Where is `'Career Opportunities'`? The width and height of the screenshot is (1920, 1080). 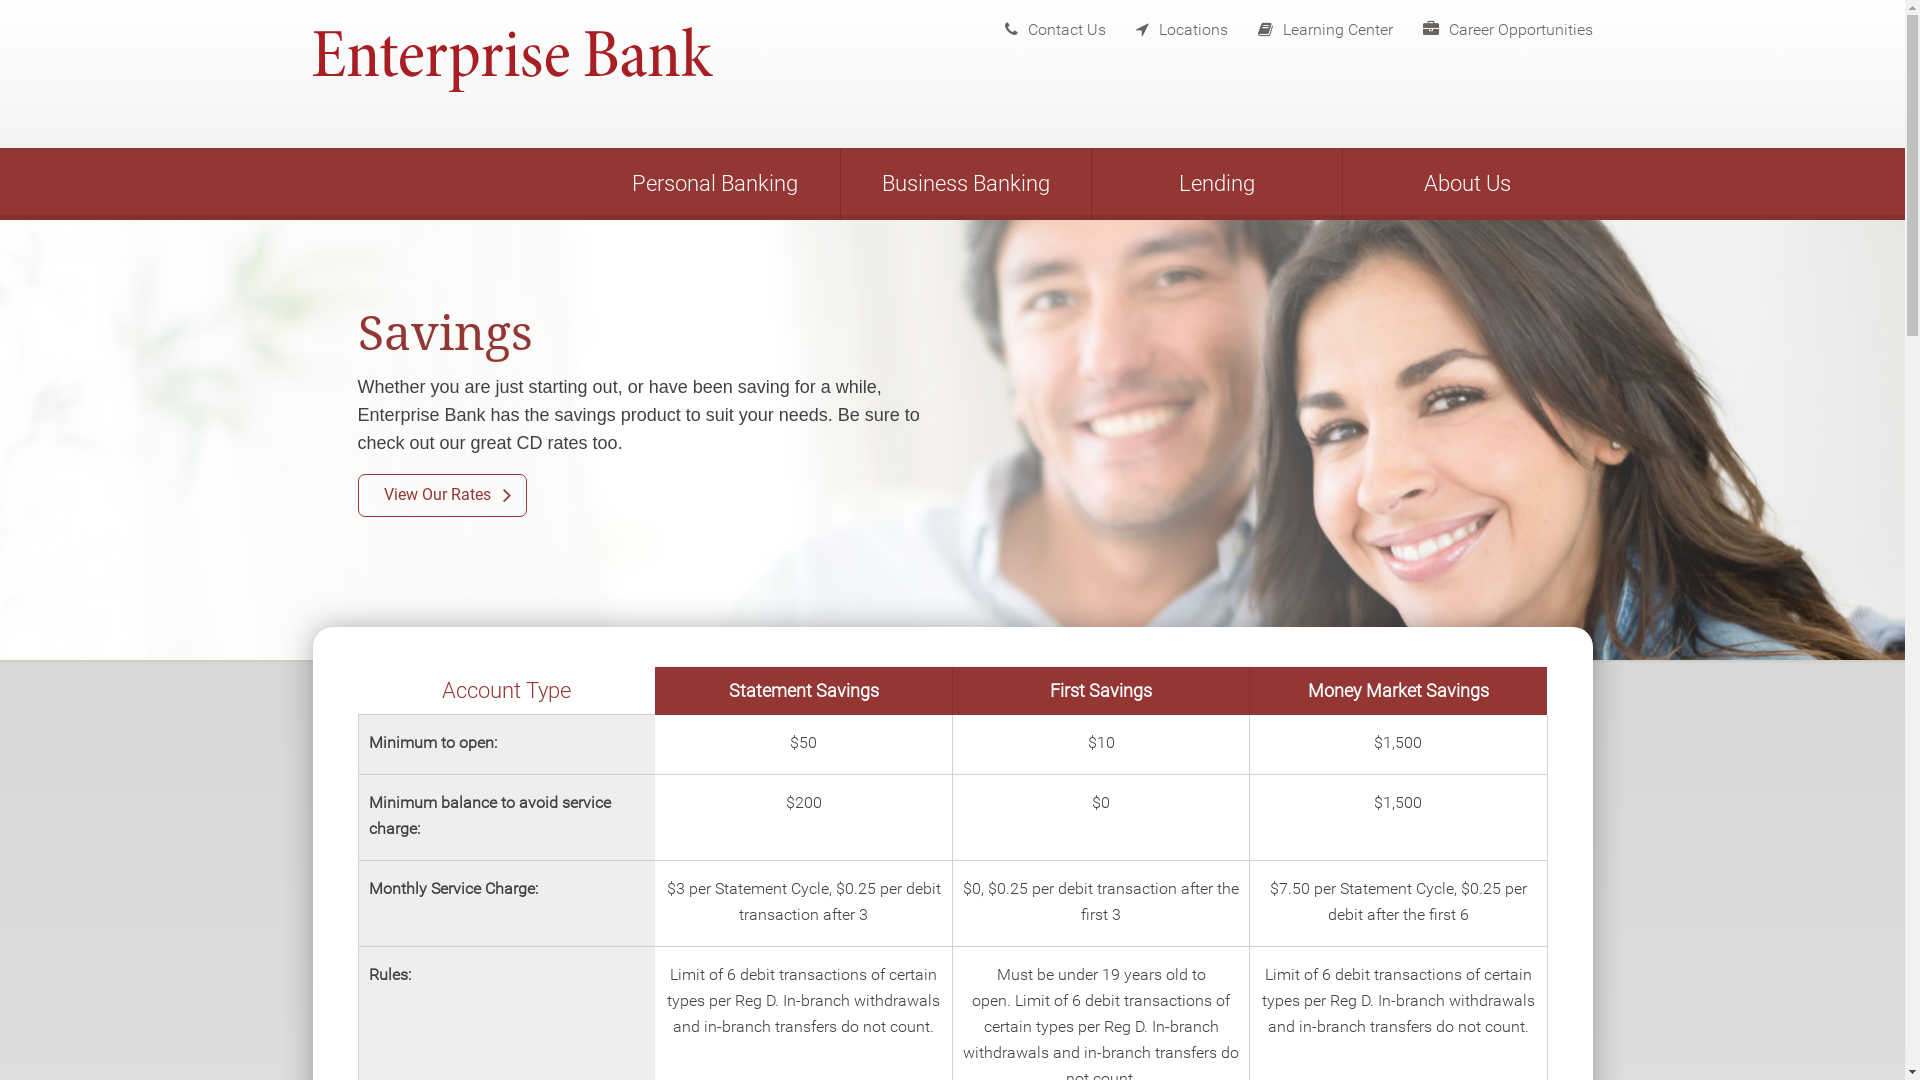
'Career Opportunities' is located at coordinates (1492, 24).